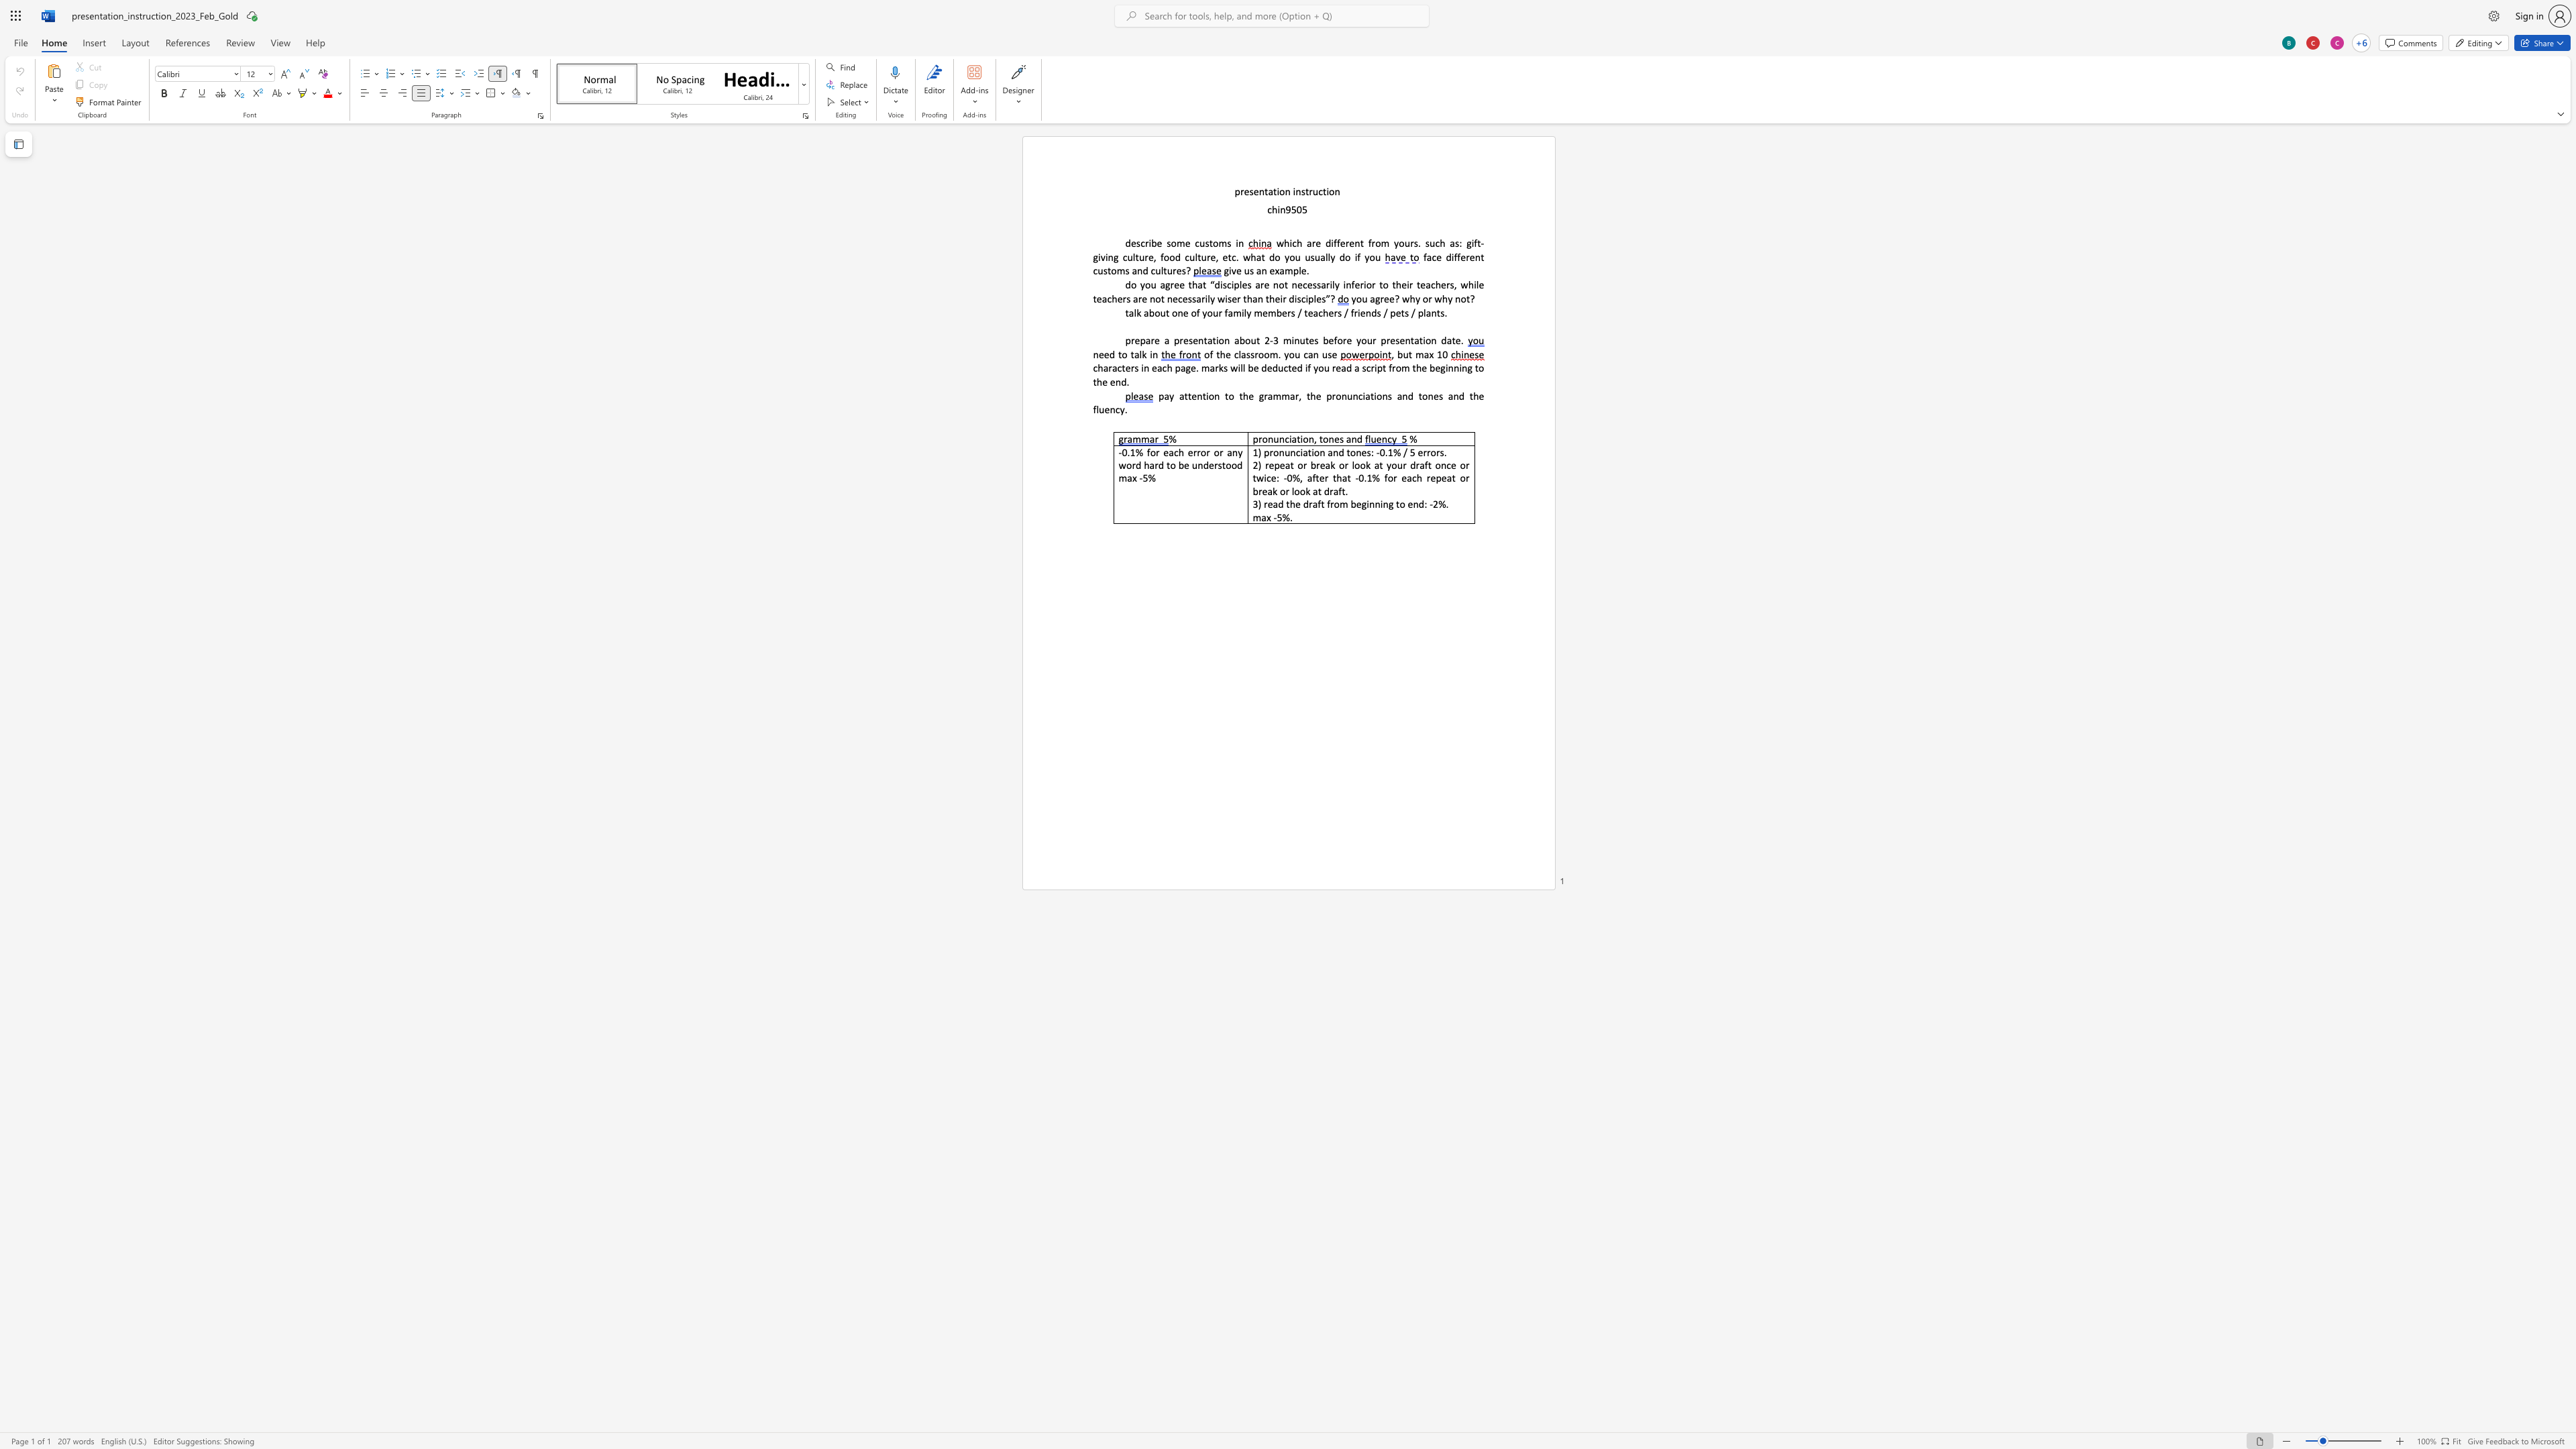 This screenshot has height=1449, width=2576. What do you see at coordinates (1257, 354) in the screenshot?
I see `the space between the continuous character "r" and "o" in the text` at bounding box center [1257, 354].